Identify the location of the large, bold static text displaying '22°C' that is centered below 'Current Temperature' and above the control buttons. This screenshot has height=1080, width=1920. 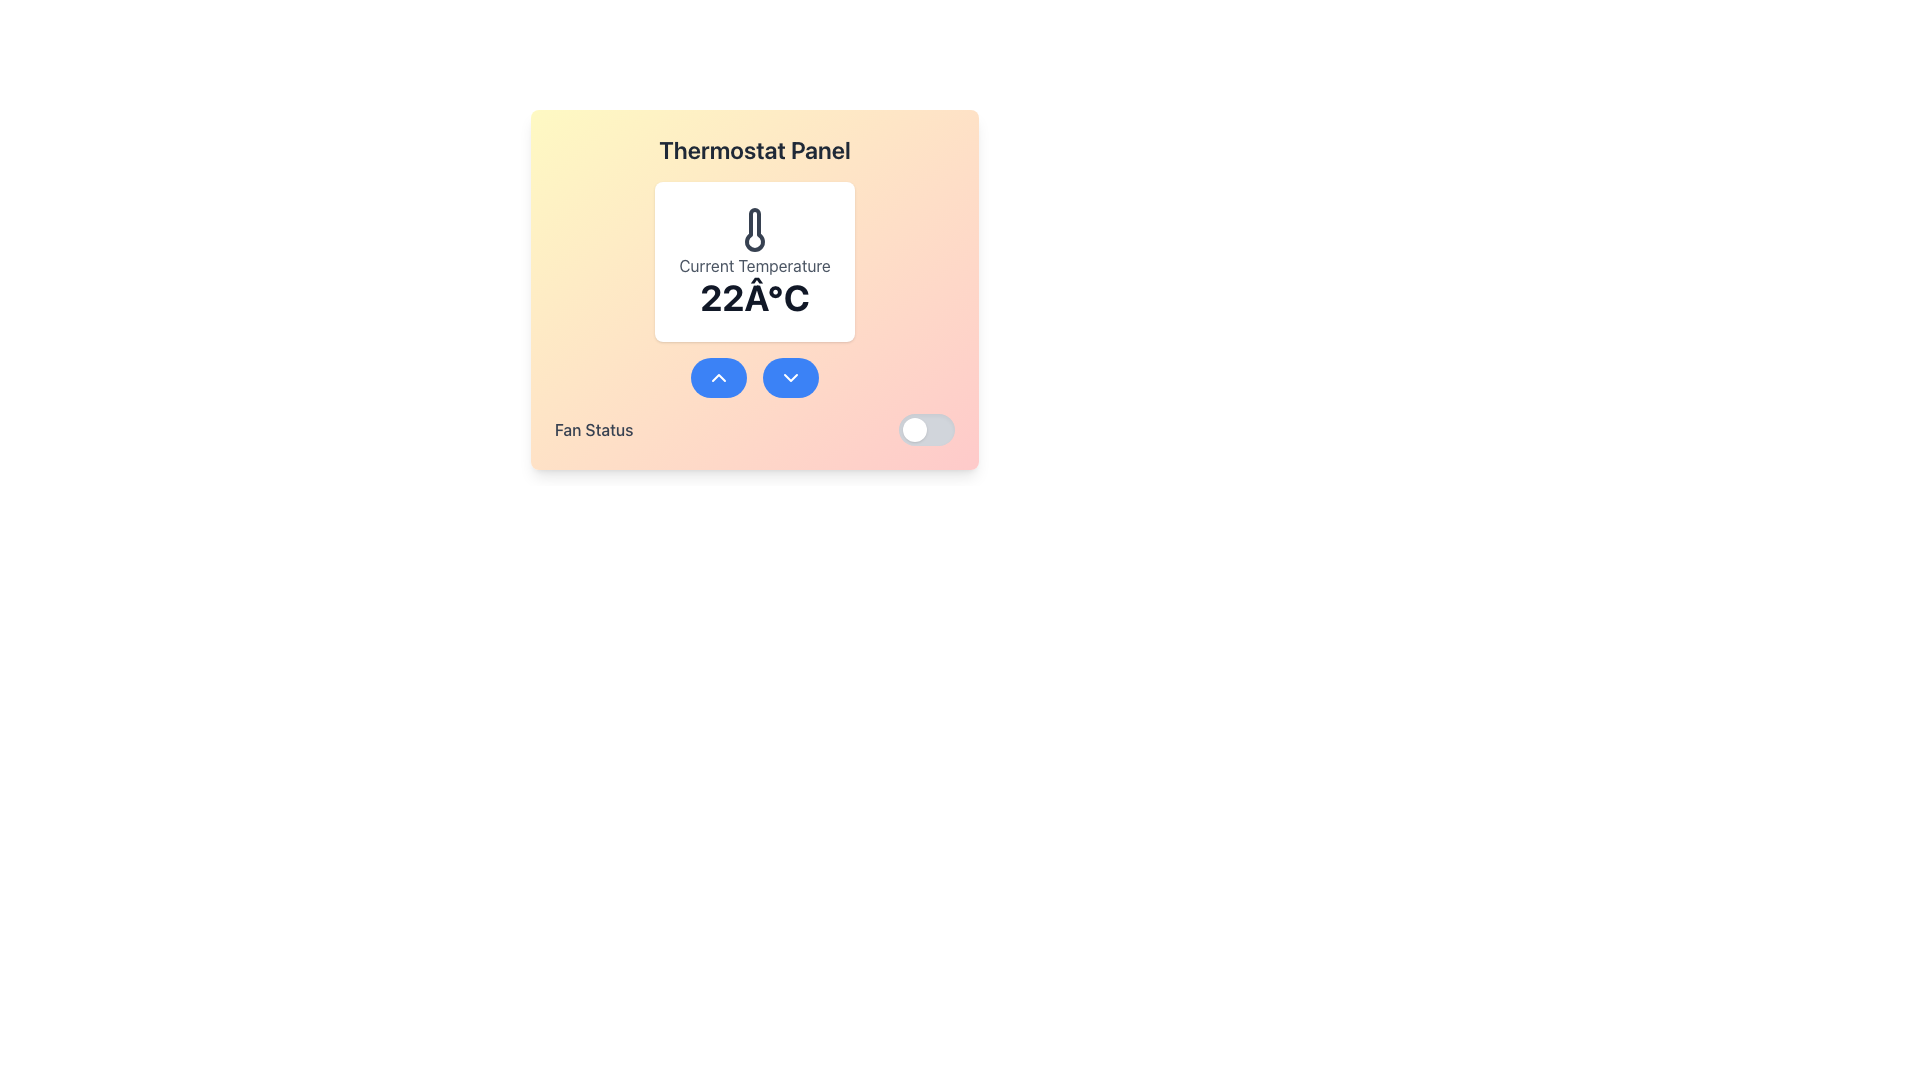
(753, 297).